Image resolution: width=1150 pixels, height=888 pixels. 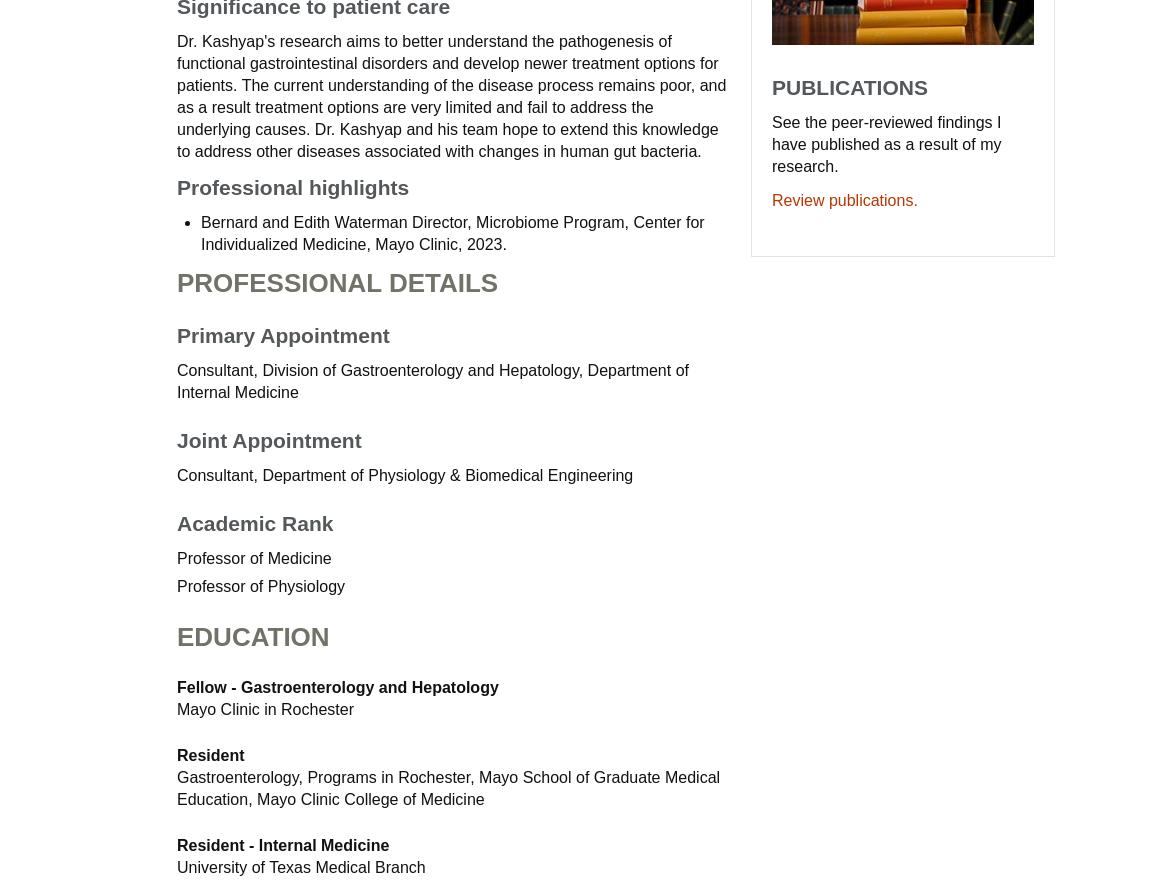 What do you see at coordinates (175, 754) in the screenshot?
I see `'Resident'` at bounding box center [175, 754].